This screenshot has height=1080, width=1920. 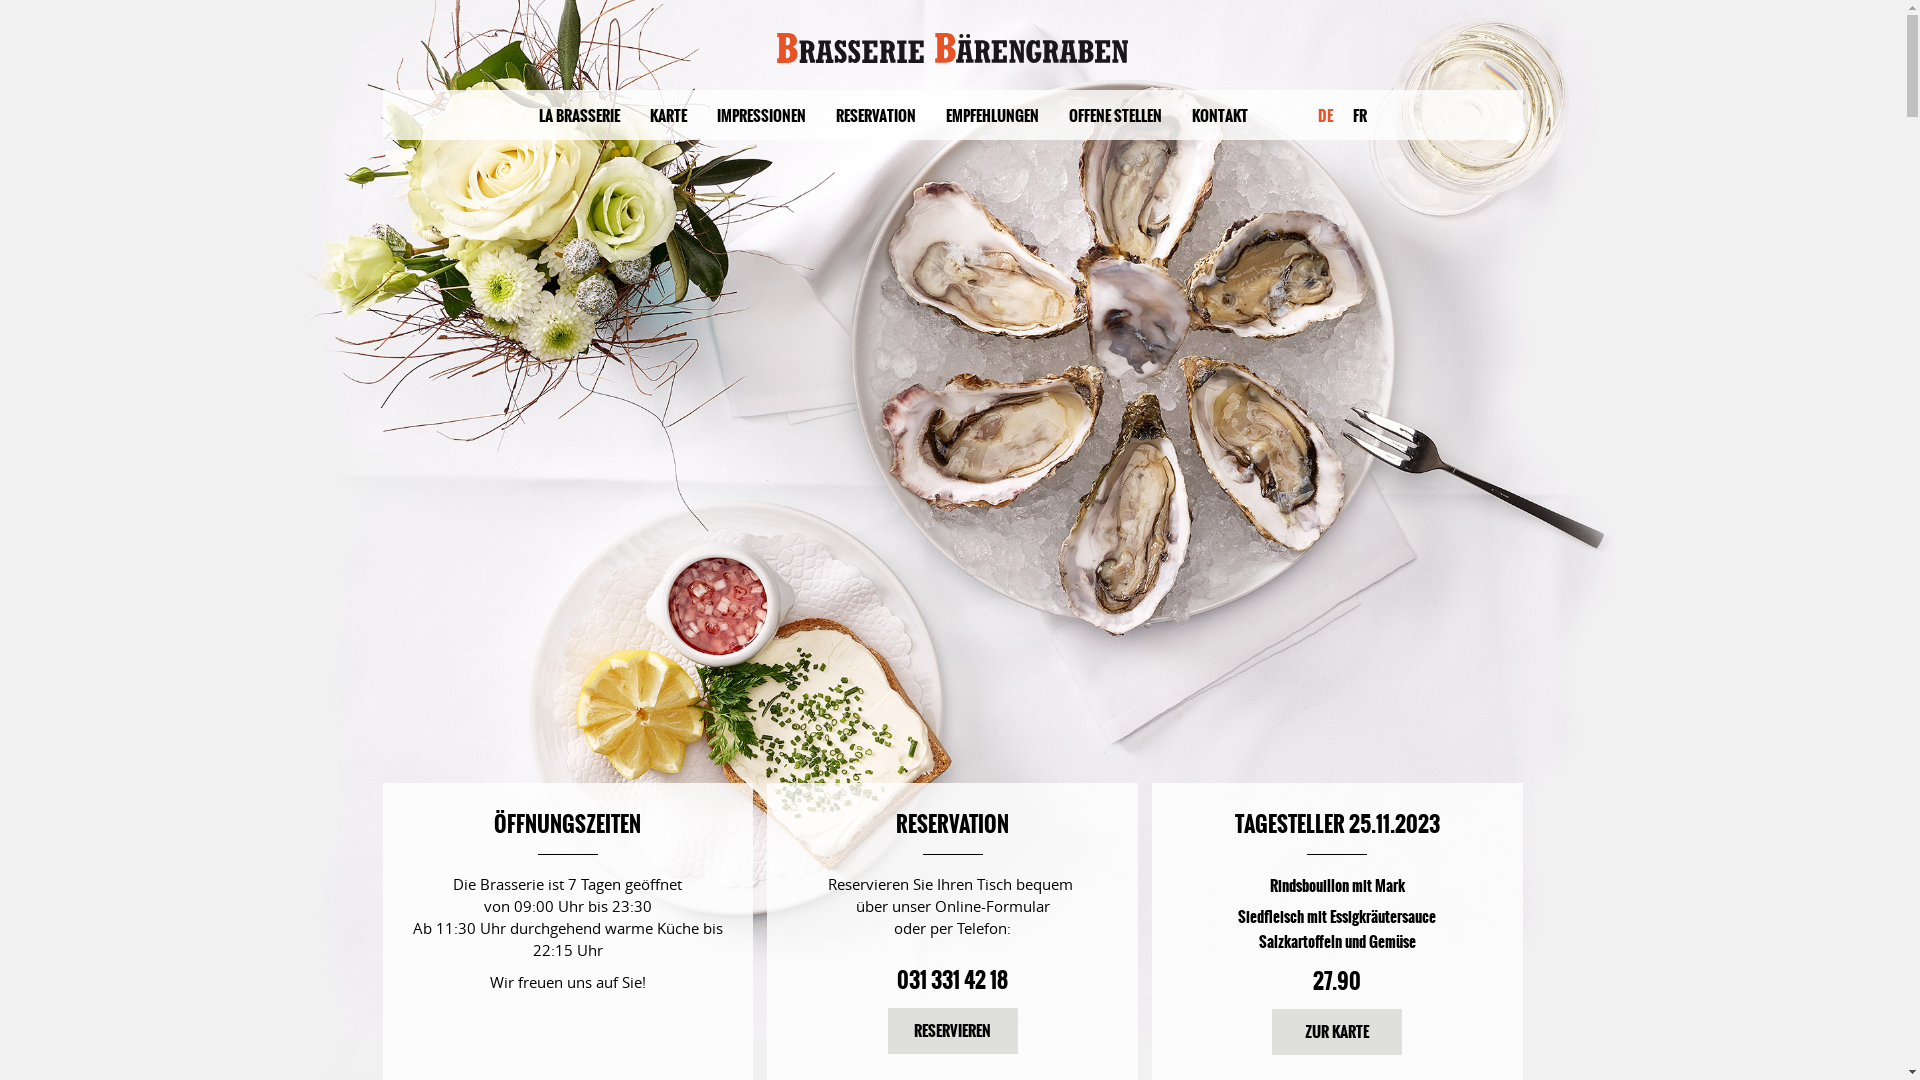 What do you see at coordinates (952, 1030) in the screenshot?
I see `'RESERVIEREN'` at bounding box center [952, 1030].